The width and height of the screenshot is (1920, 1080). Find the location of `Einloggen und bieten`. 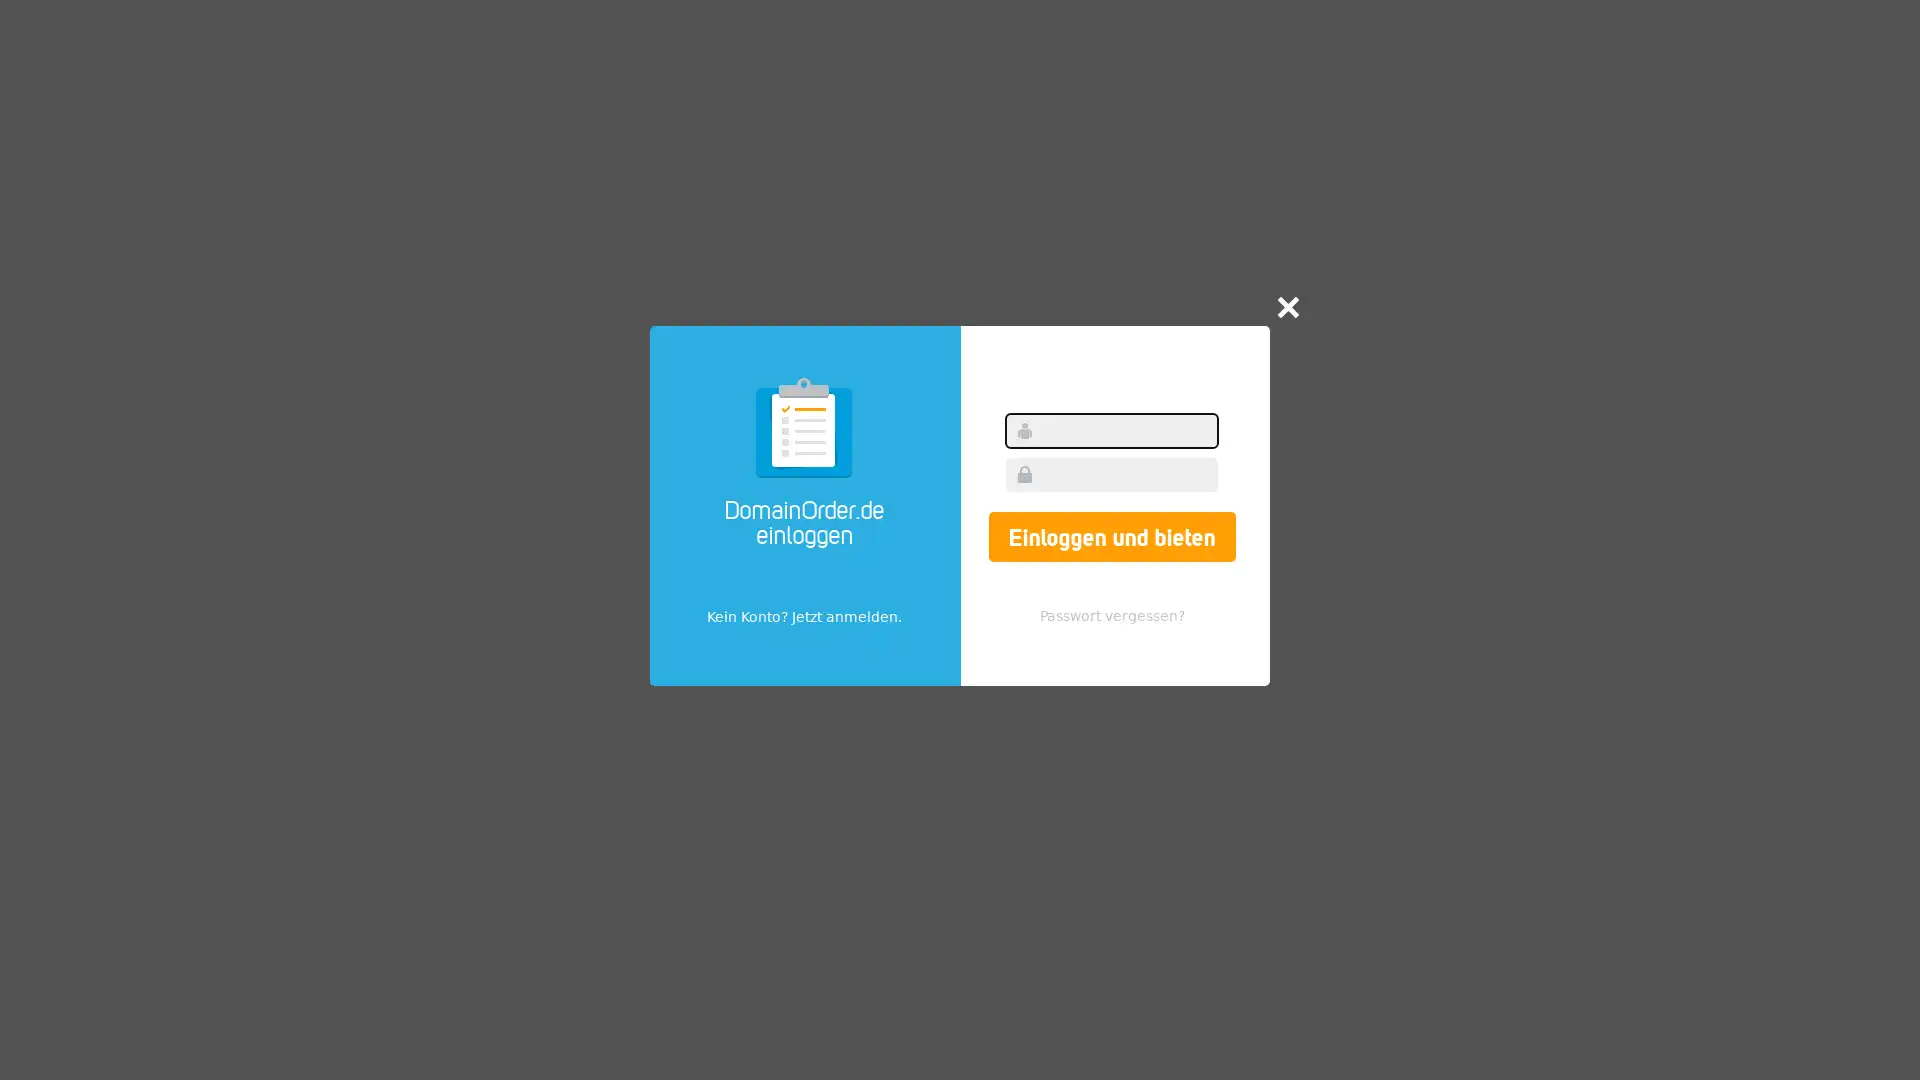

Einloggen und bieten is located at coordinates (1110, 535).